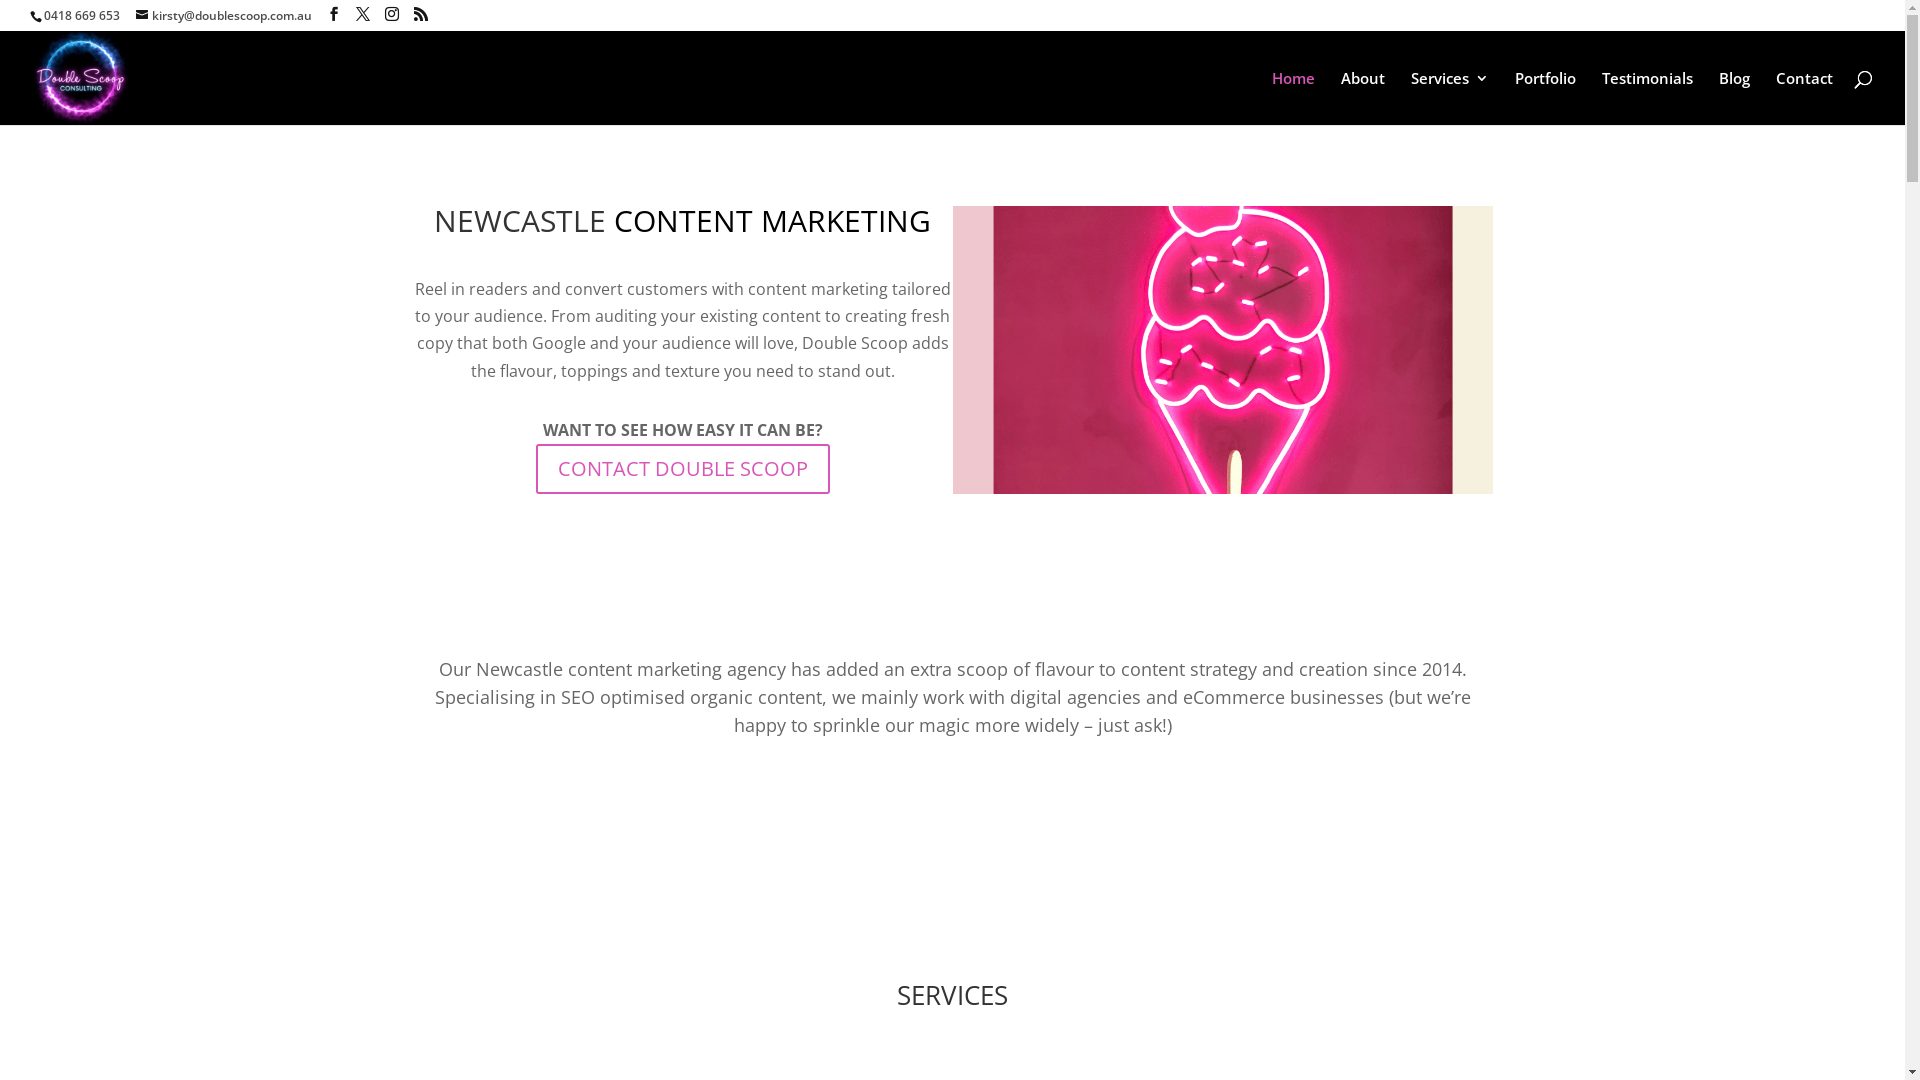 The width and height of the screenshot is (1920, 1080). What do you see at coordinates (1340, 97) in the screenshot?
I see `'About'` at bounding box center [1340, 97].